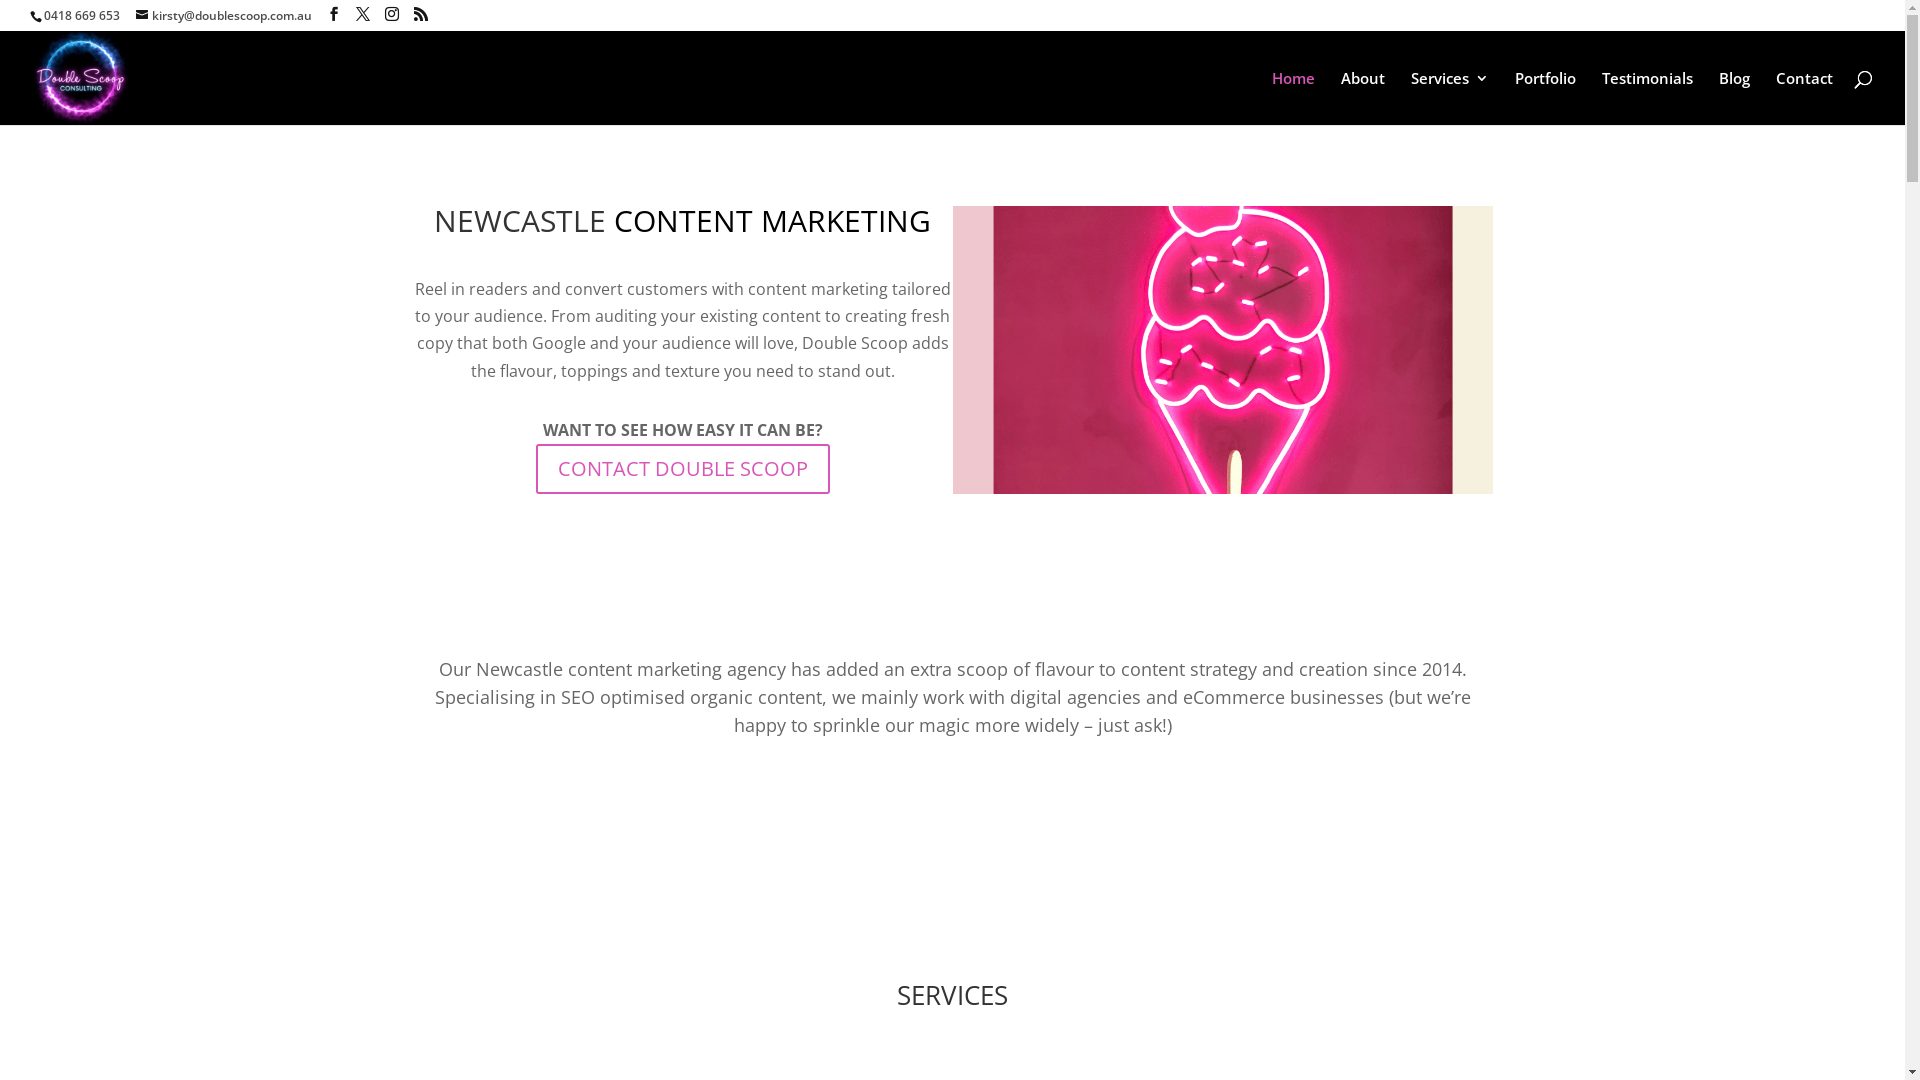 The width and height of the screenshot is (1920, 1080). What do you see at coordinates (1340, 97) in the screenshot?
I see `'About'` at bounding box center [1340, 97].